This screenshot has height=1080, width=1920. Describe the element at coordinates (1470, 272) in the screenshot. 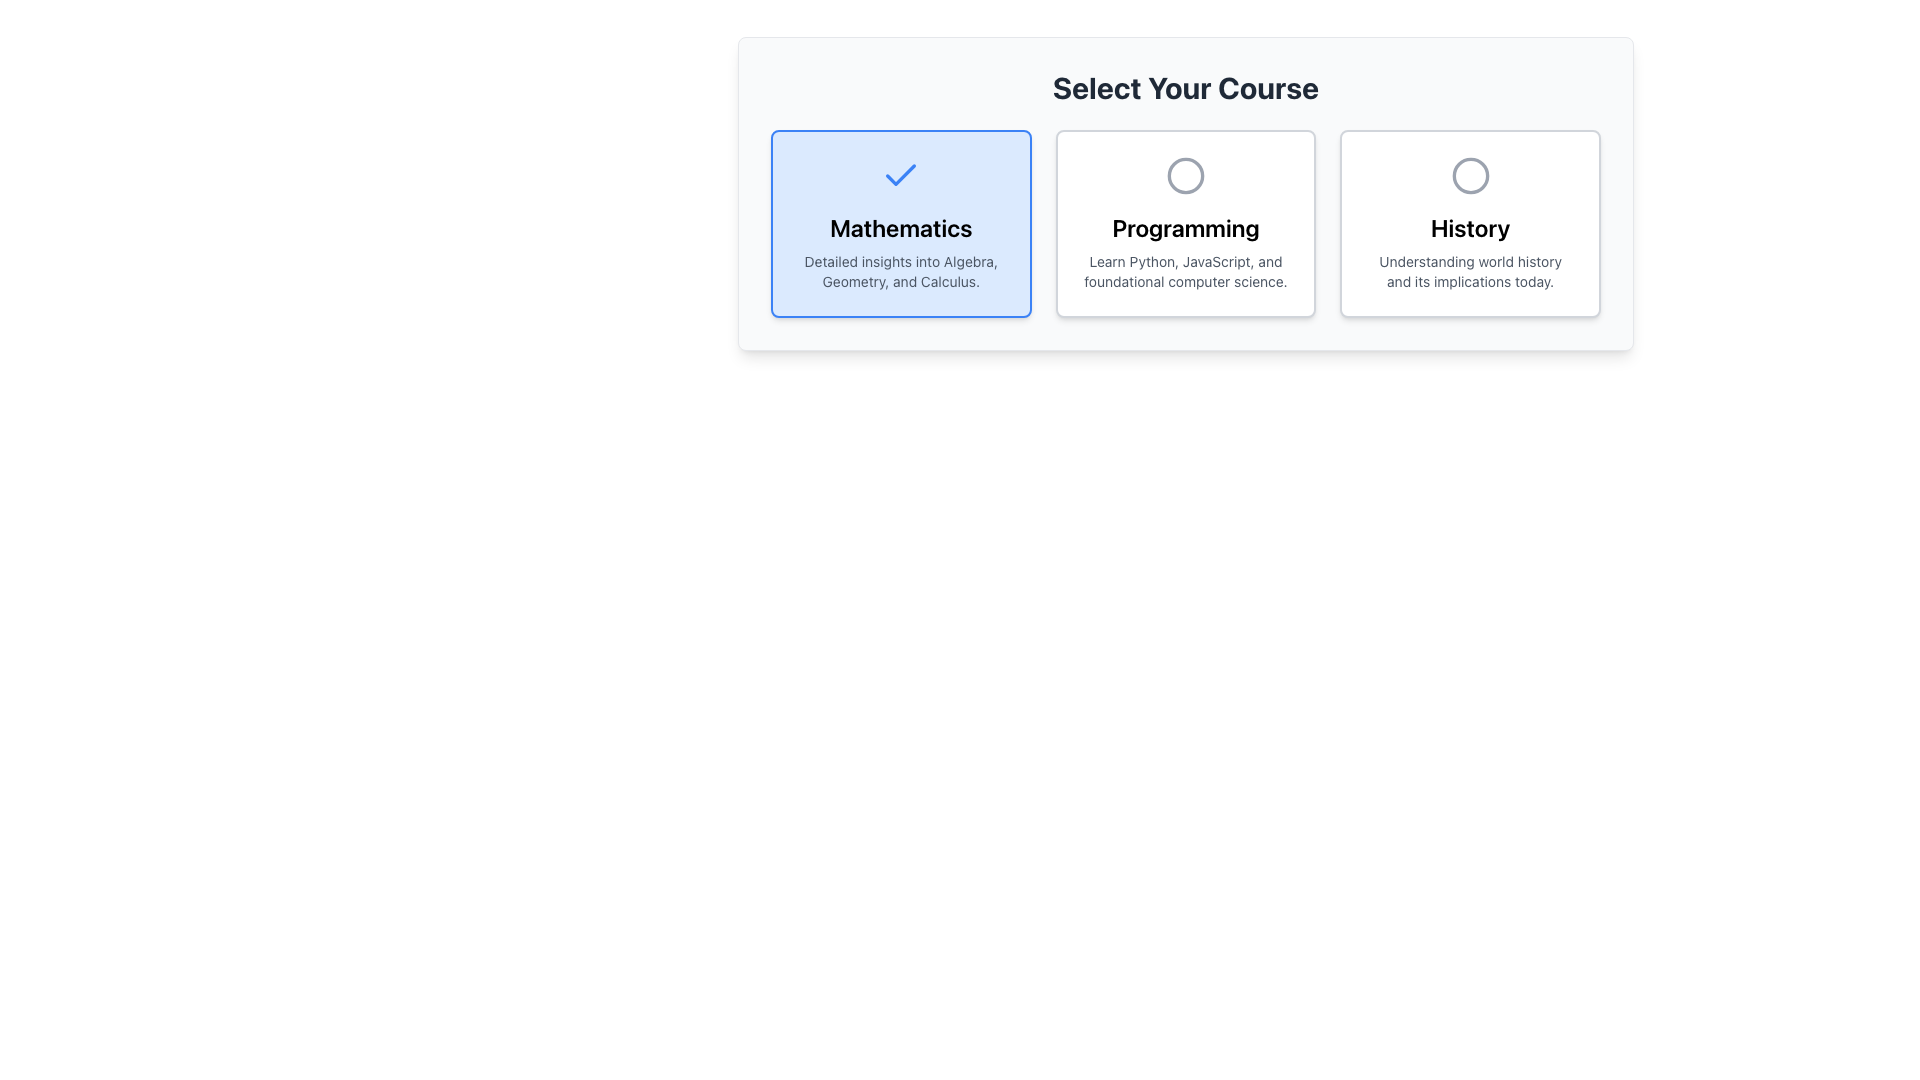

I see `the text label displaying 'Understanding world history and its implications today.' which is styled in light-gray font and located beneath the title 'History' in the rightmost section of the layout` at that location.